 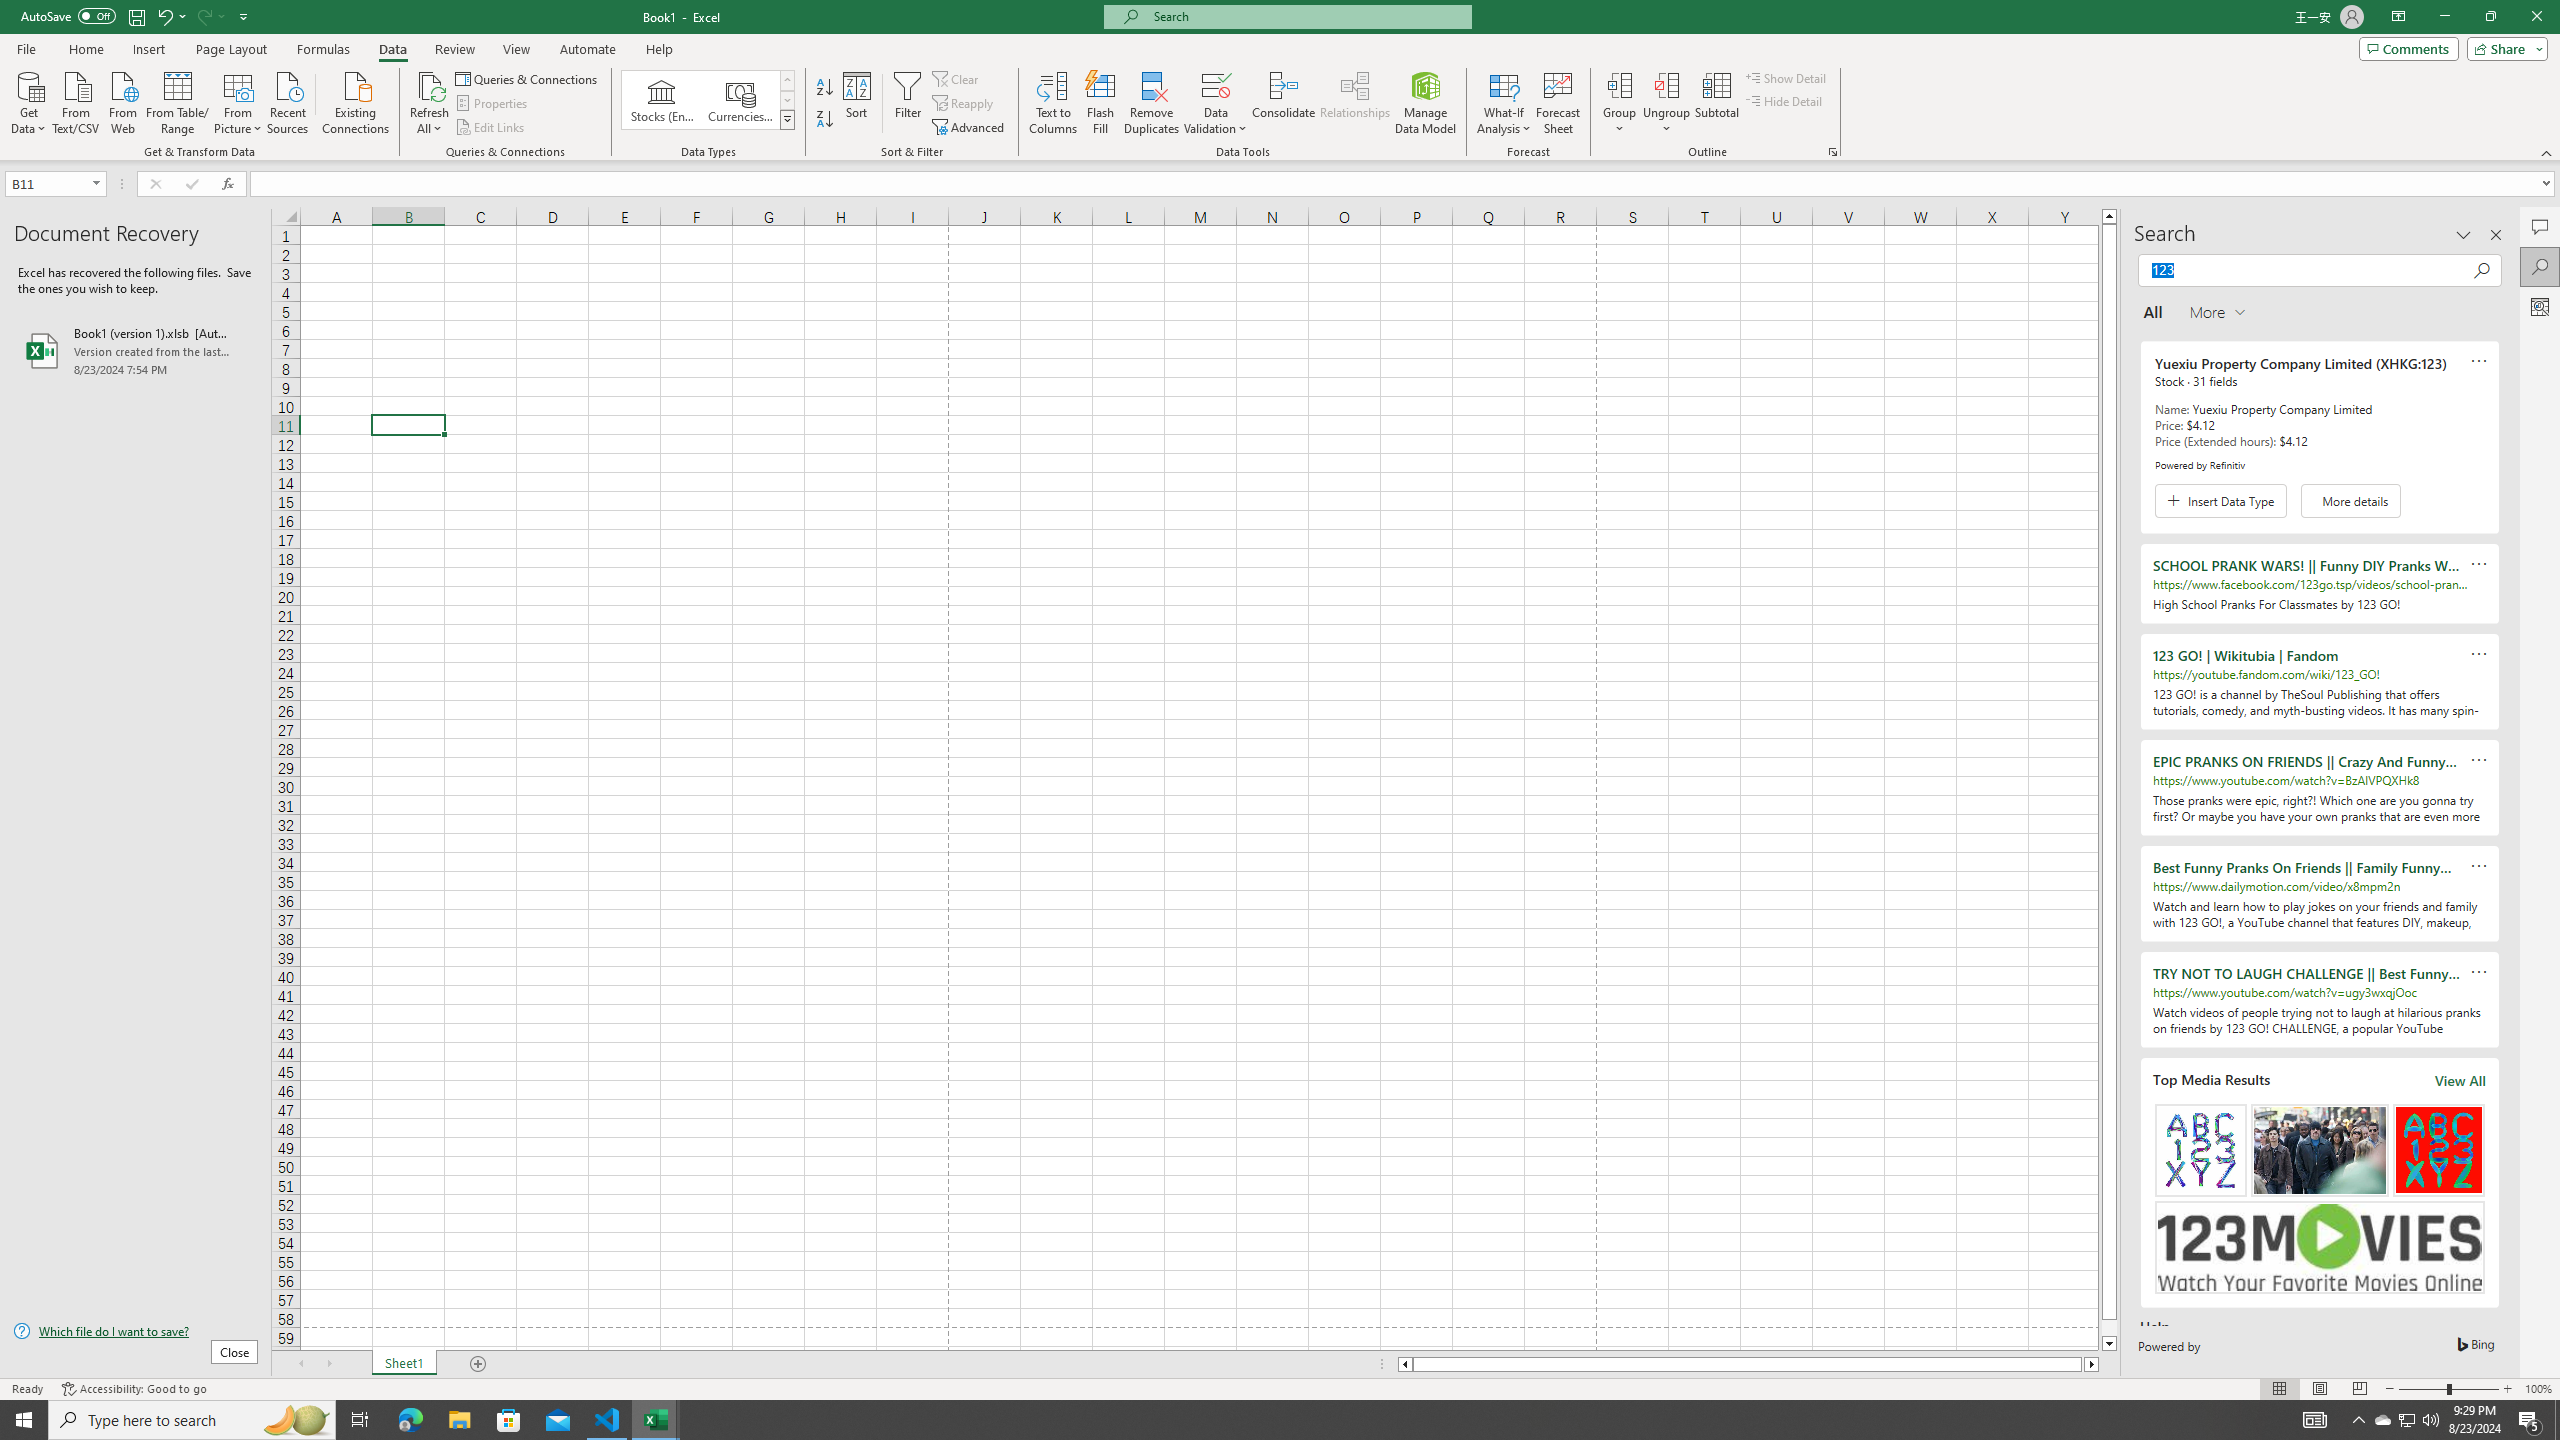 What do you see at coordinates (787, 118) in the screenshot?
I see `'Data Types'` at bounding box center [787, 118].